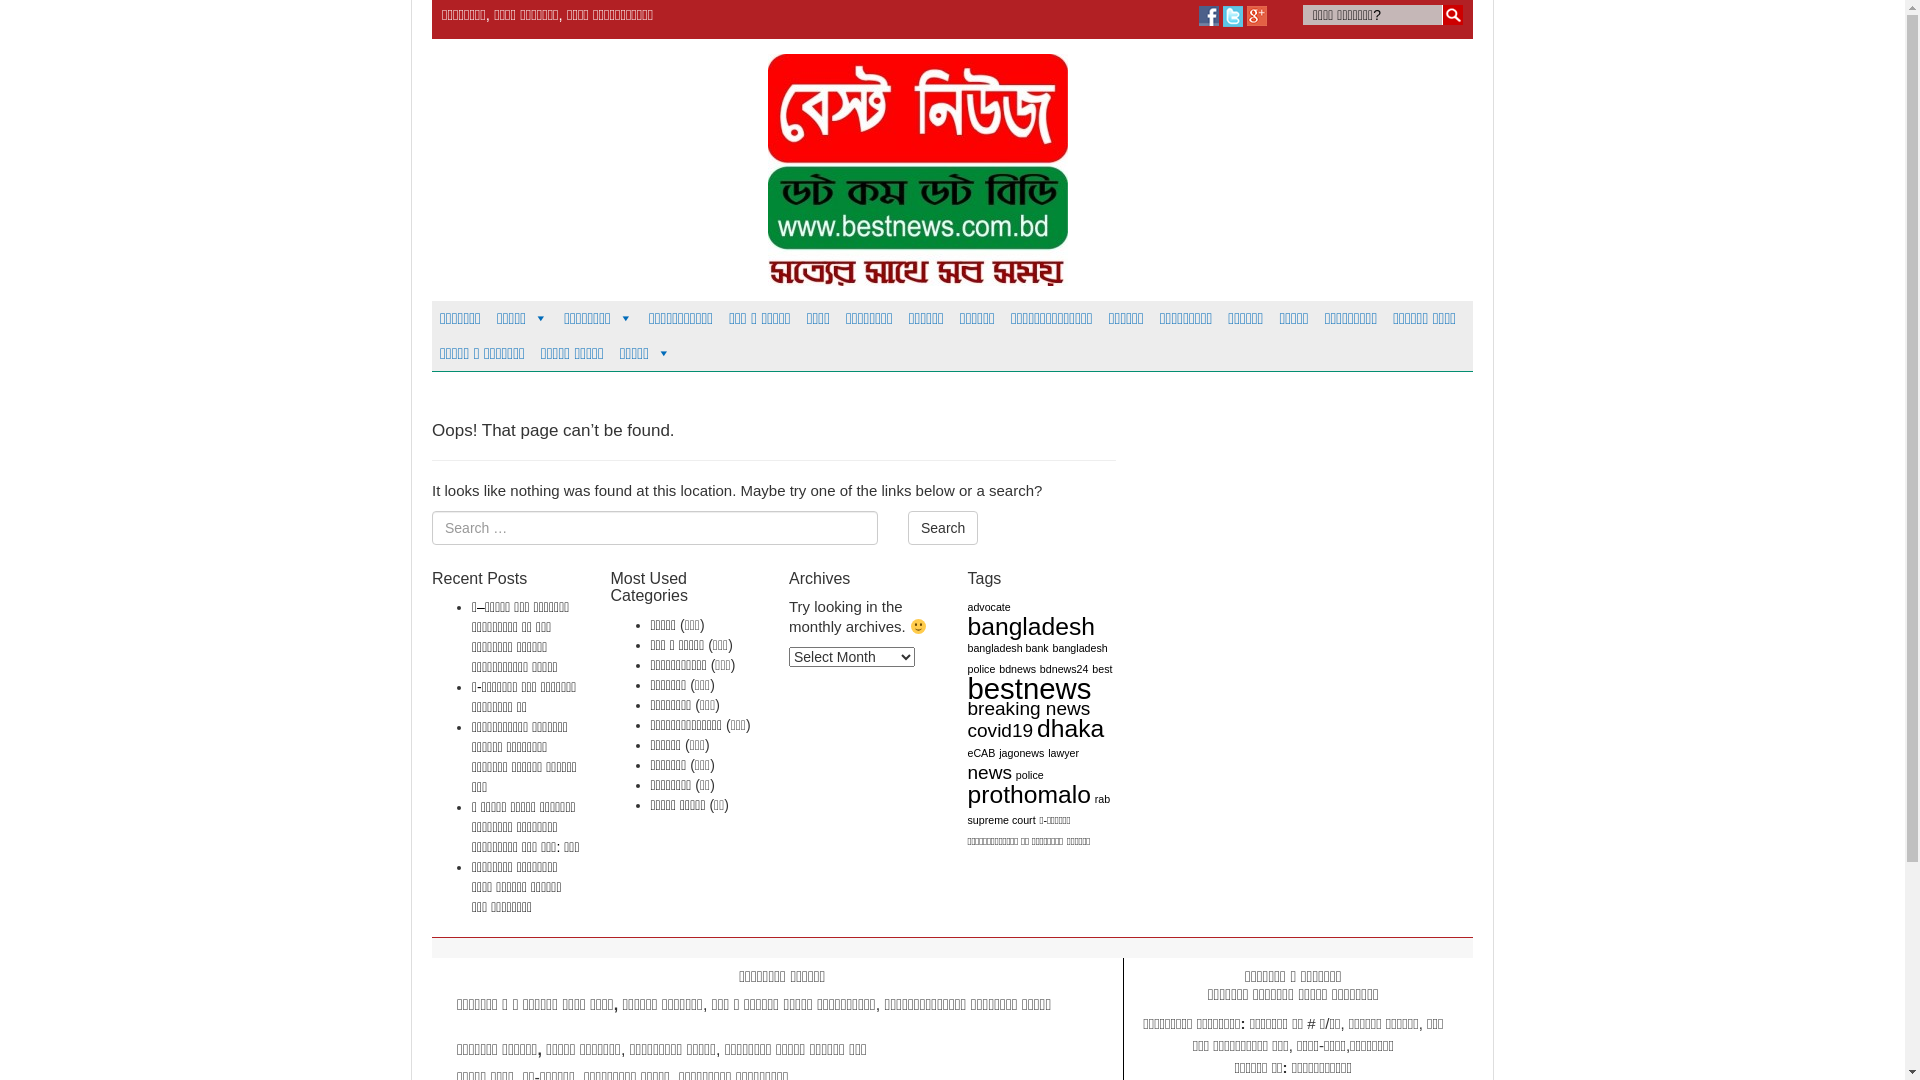 The image size is (1920, 1080). Describe the element at coordinates (989, 605) in the screenshot. I see `'advocate'` at that location.